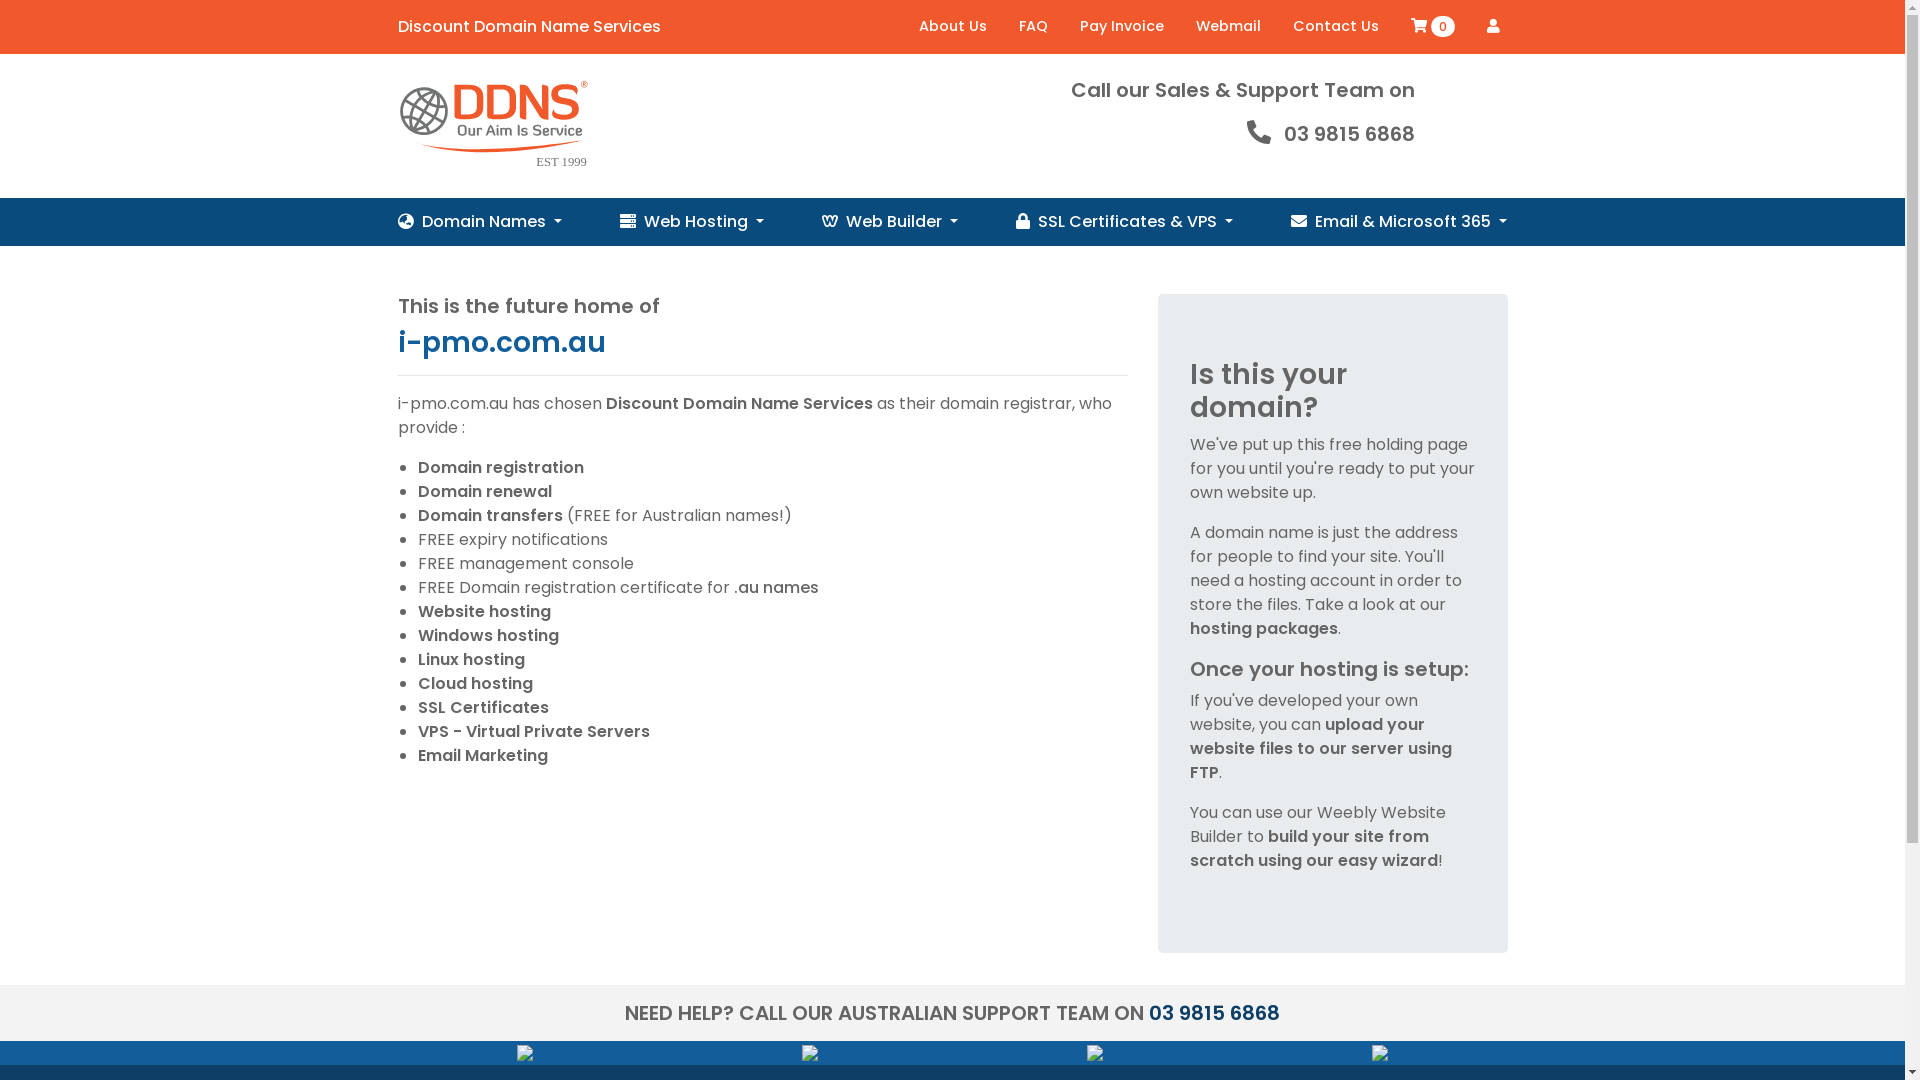 This screenshot has width=1920, height=1080. I want to click on 'Webmail', so click(1227, 27).